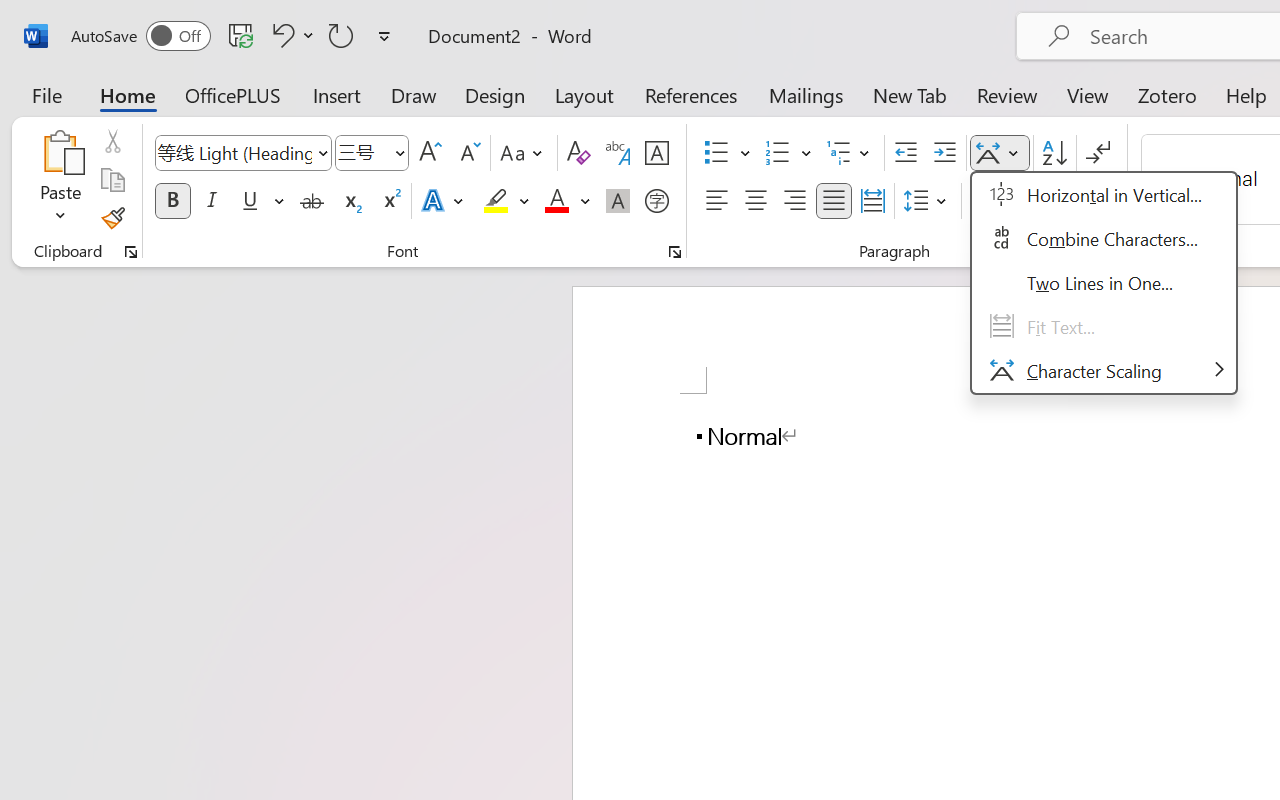  What do you see at coordinates (617, 153) in the screenshot?
I see `'Phonetic Guide...'` at bounding box center [617, 153].